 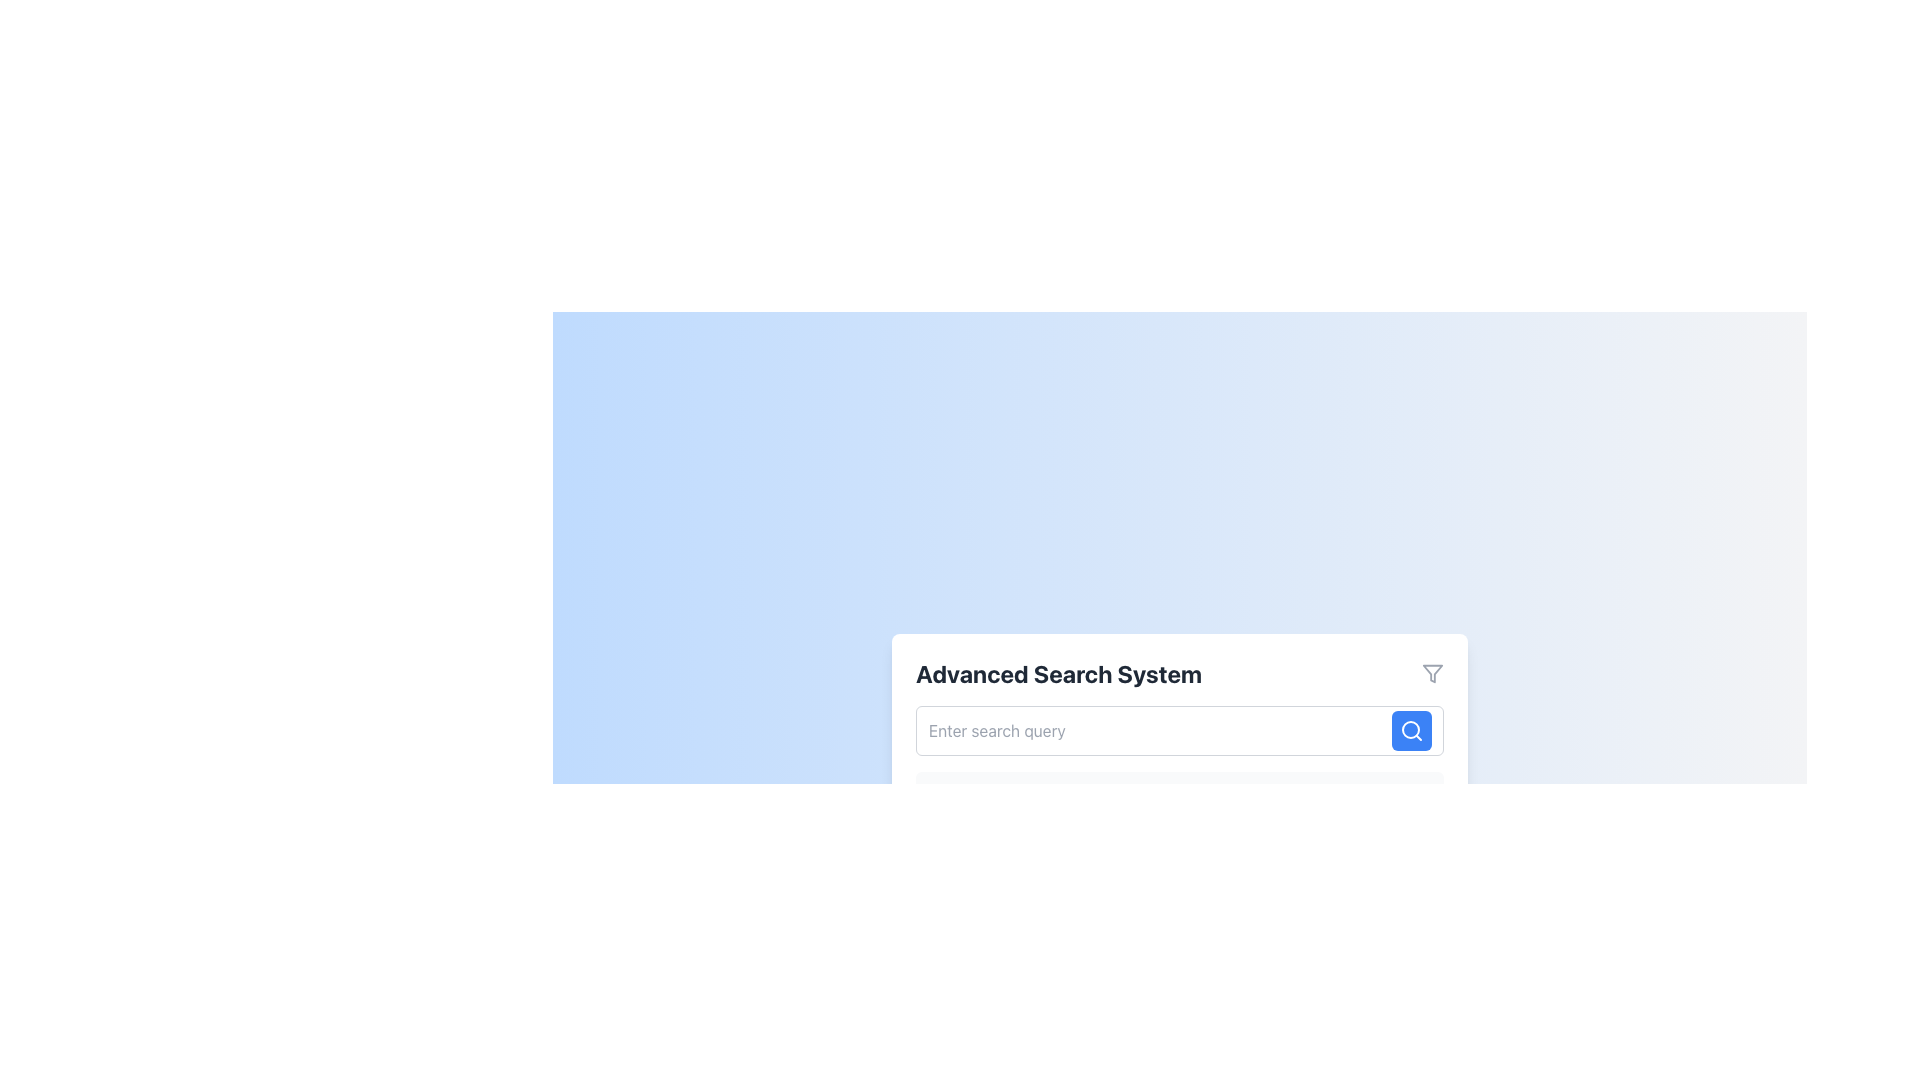 What do you see at coordinates (1410, 731) in the screenshot?
I see `the search button located at the right end of the input field labeled 'Enter search query' for keyboard navigation` at bounding box center [1410, 731].